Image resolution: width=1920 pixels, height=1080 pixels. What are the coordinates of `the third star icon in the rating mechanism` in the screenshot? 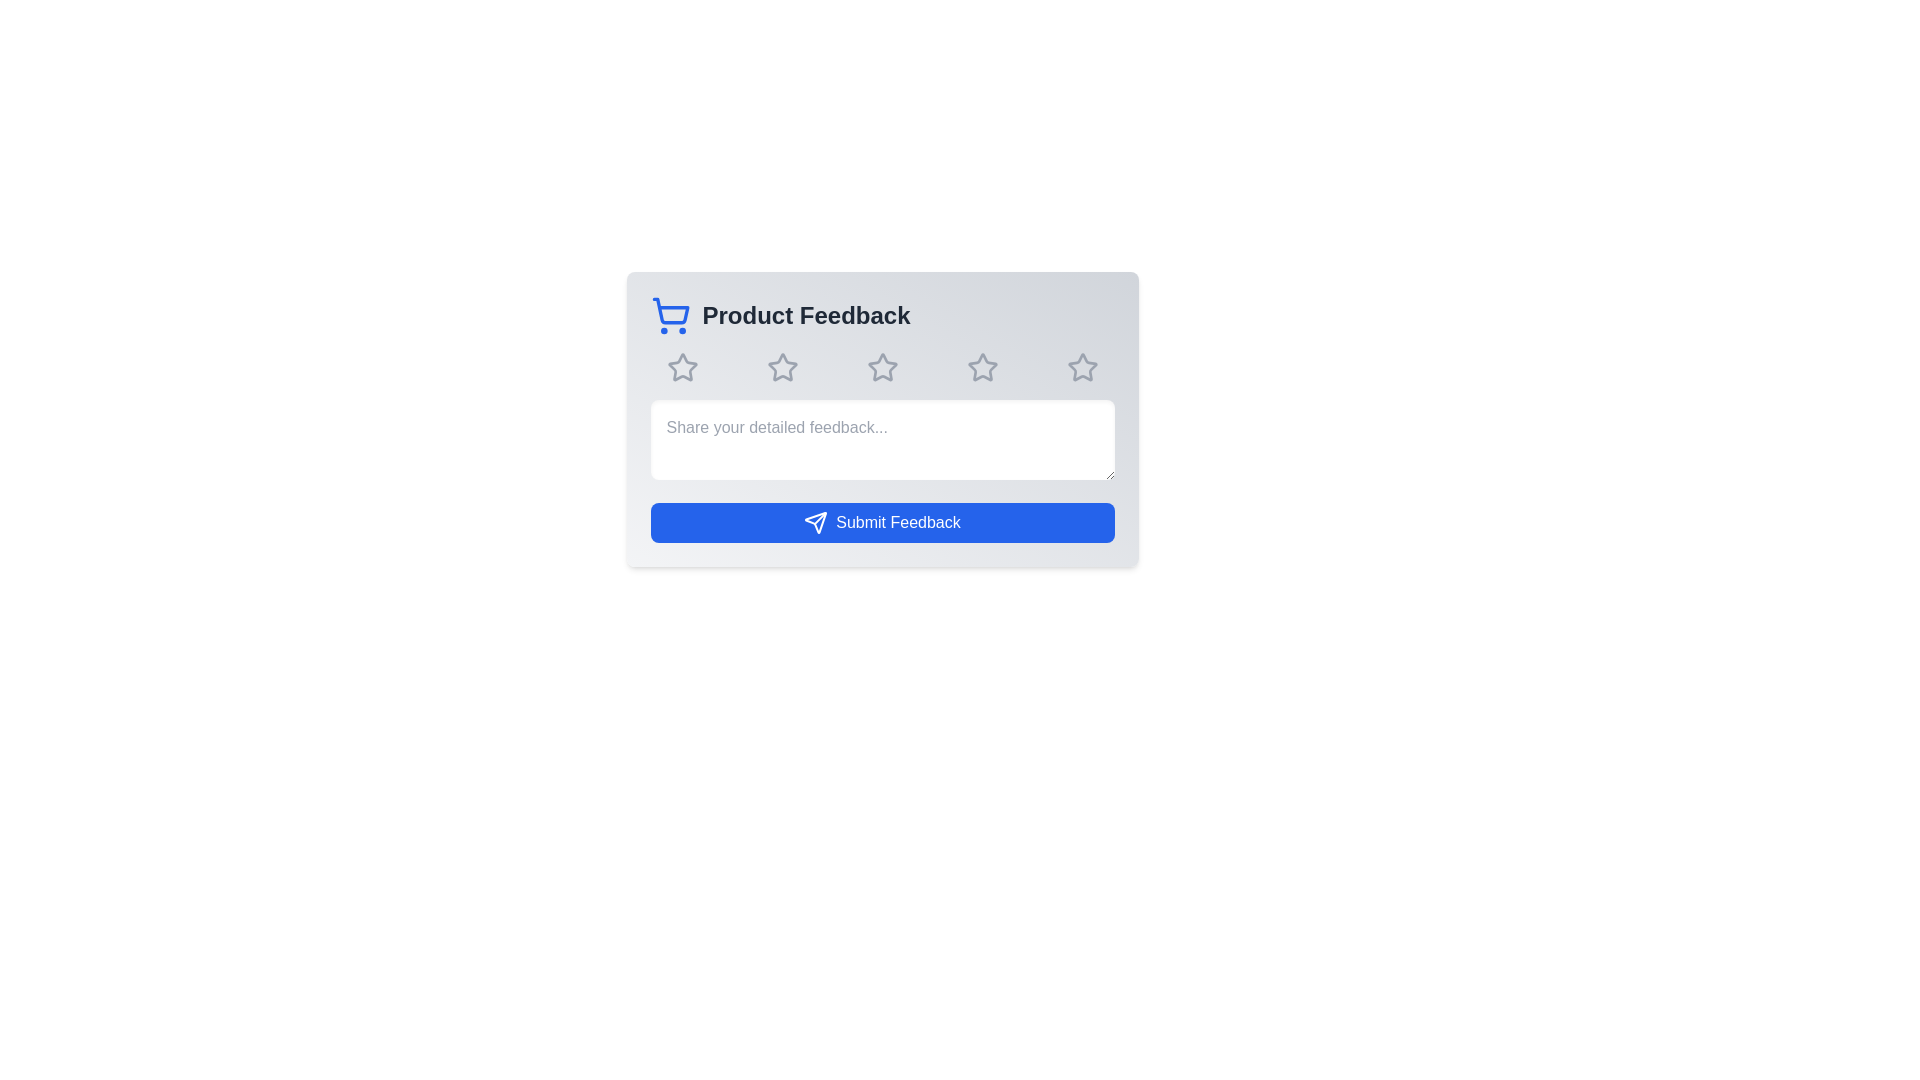 It's located at (881, 367).